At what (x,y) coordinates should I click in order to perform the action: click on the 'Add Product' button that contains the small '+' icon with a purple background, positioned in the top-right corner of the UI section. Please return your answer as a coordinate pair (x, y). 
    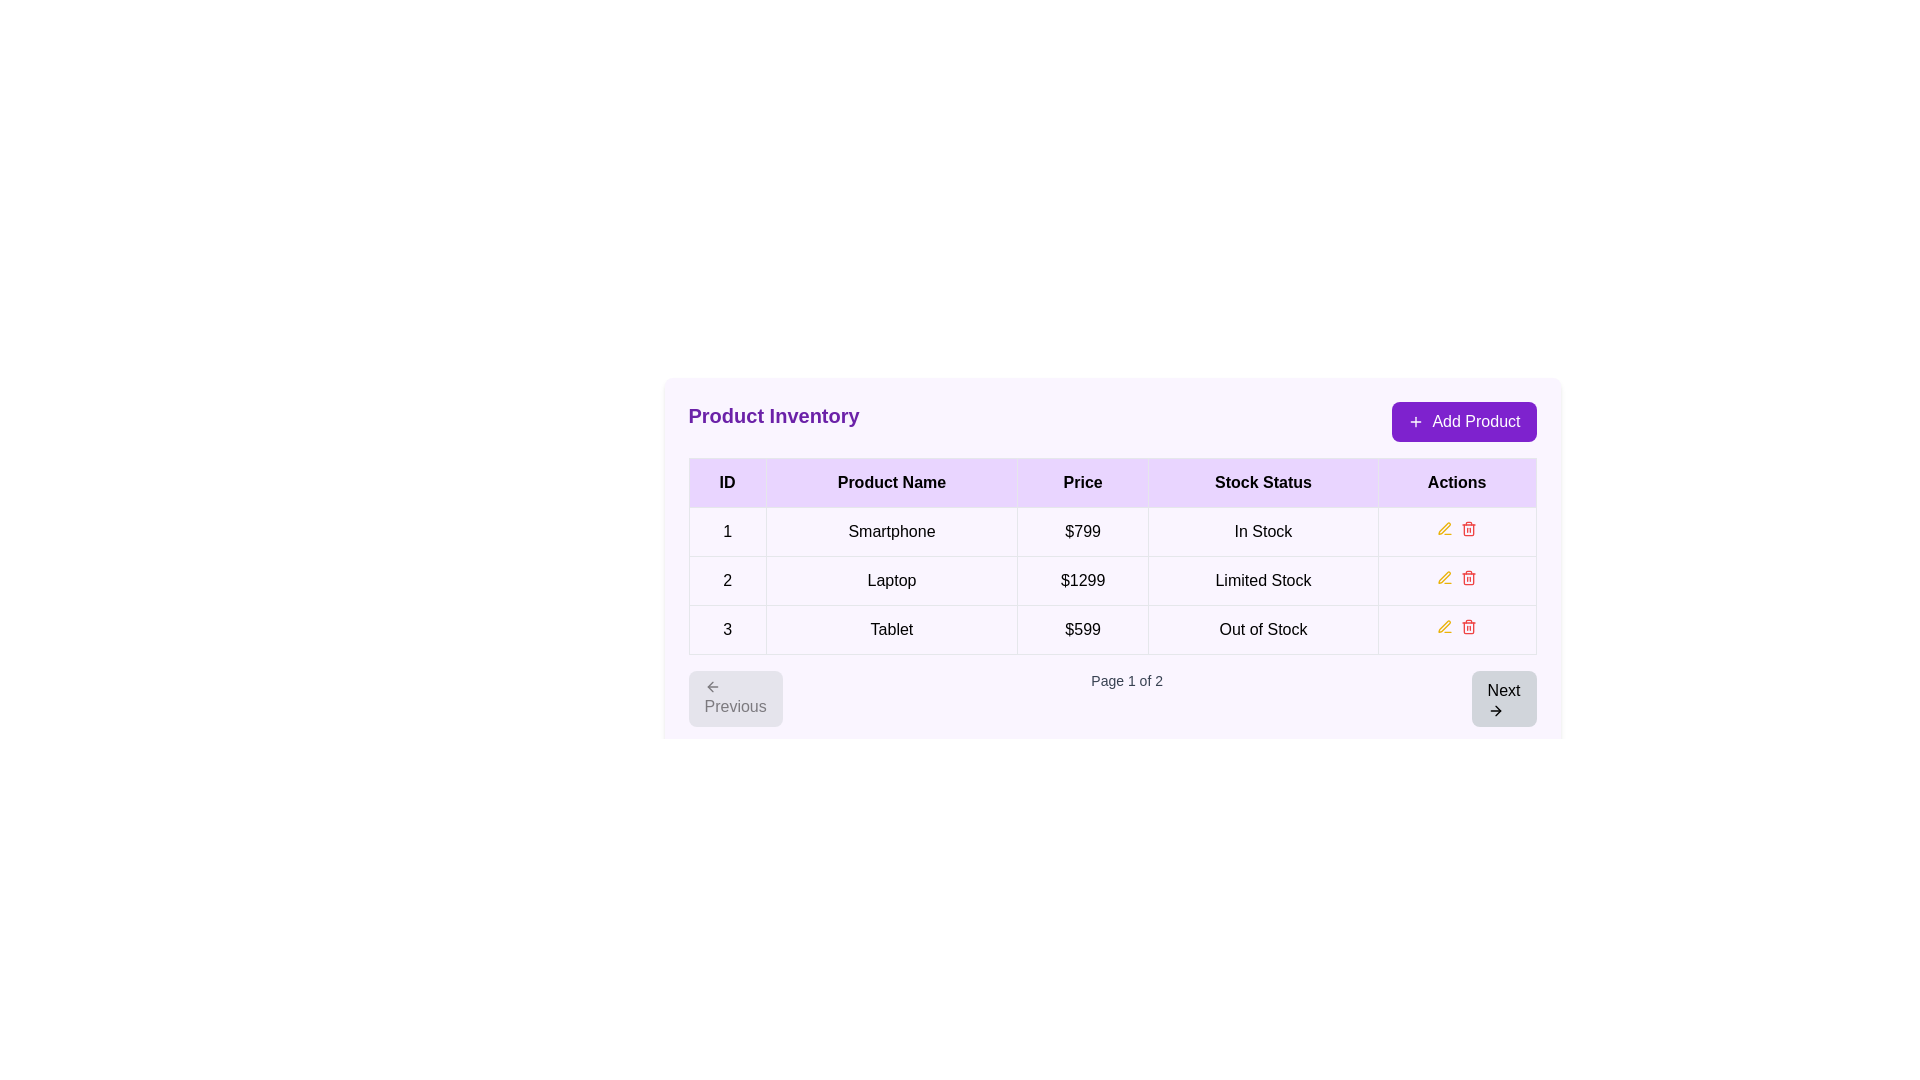
    Looking at the image, I should click on (1415, 420).